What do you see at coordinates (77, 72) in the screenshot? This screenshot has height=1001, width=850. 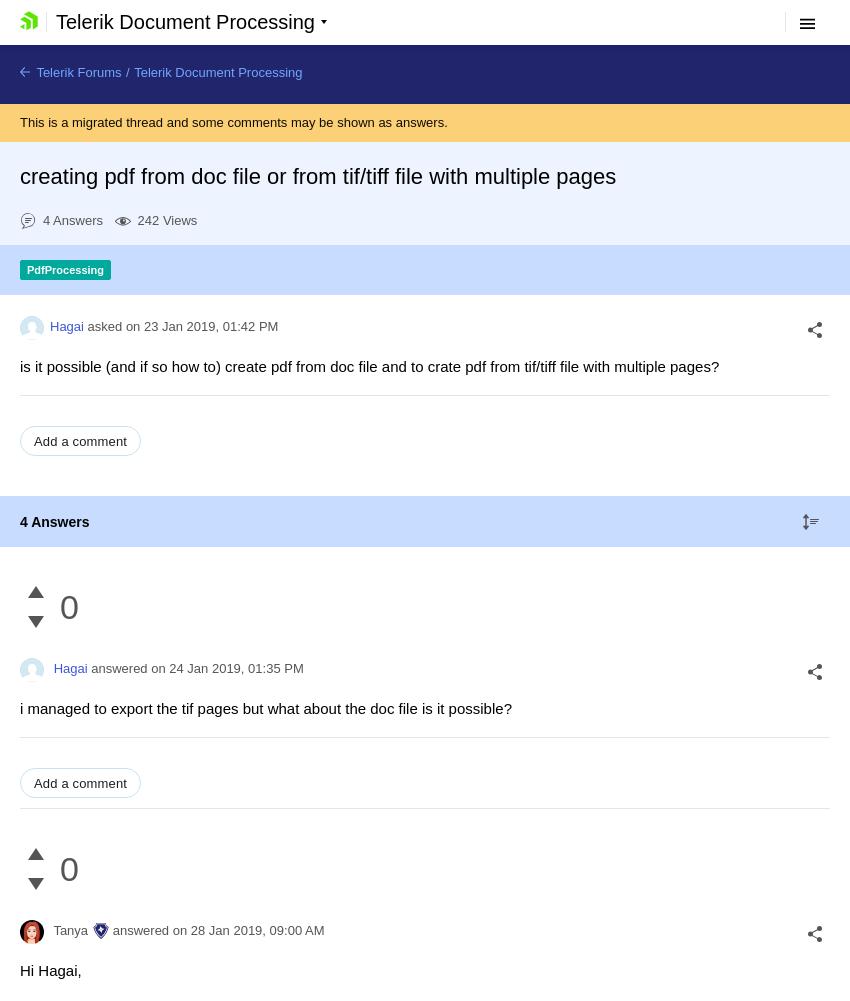 I see `'Telerik Forums'` at bounding box center [77, 72].